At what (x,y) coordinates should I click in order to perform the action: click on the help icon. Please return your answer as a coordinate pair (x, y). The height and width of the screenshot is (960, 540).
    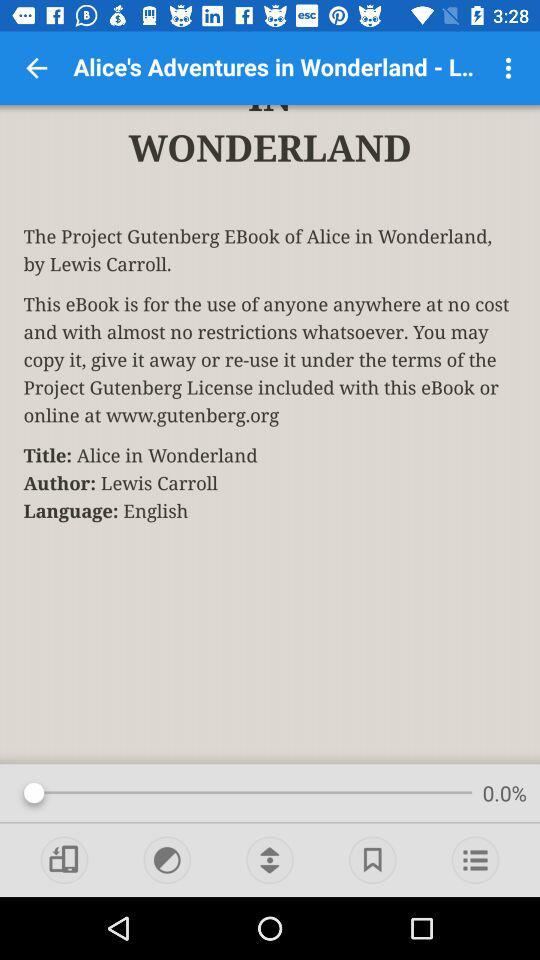
    Looking at the image, I should click on (166, 859).